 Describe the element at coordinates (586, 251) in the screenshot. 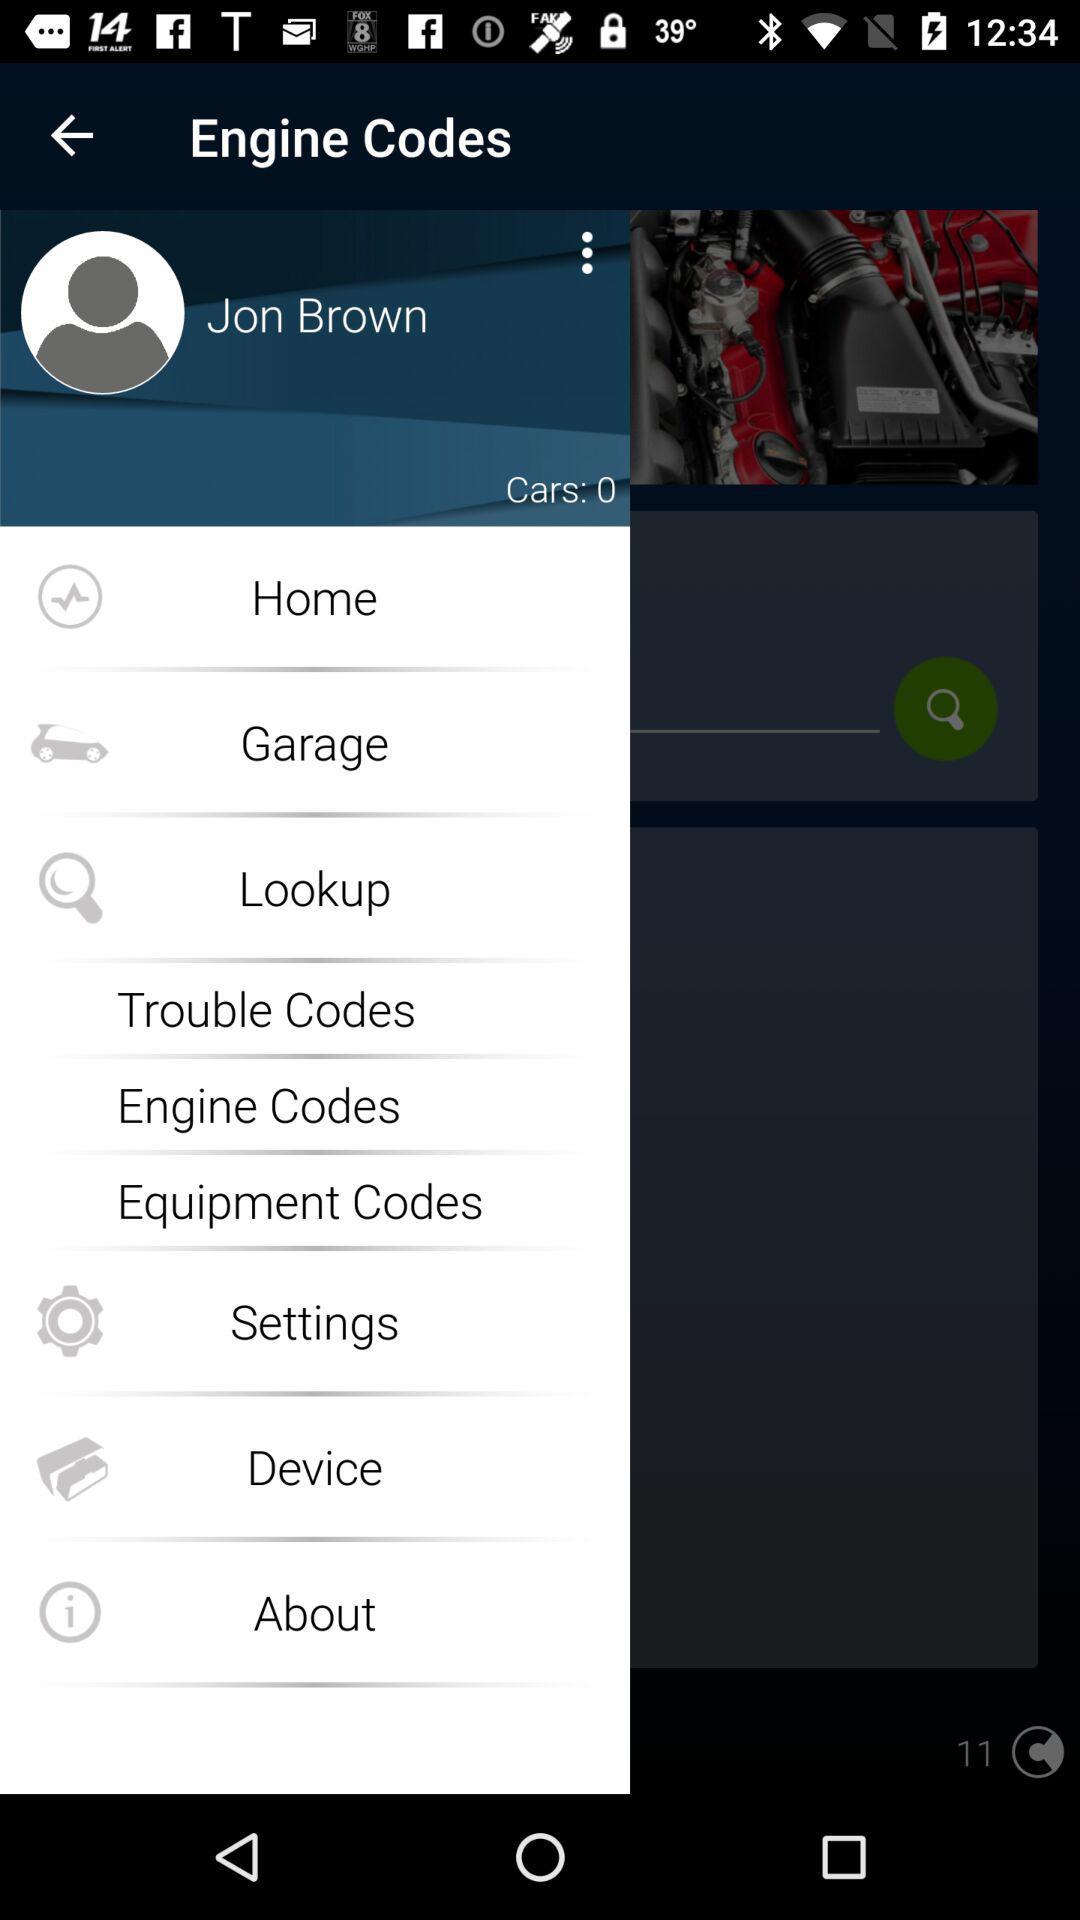

I see `the more icon` at that location.